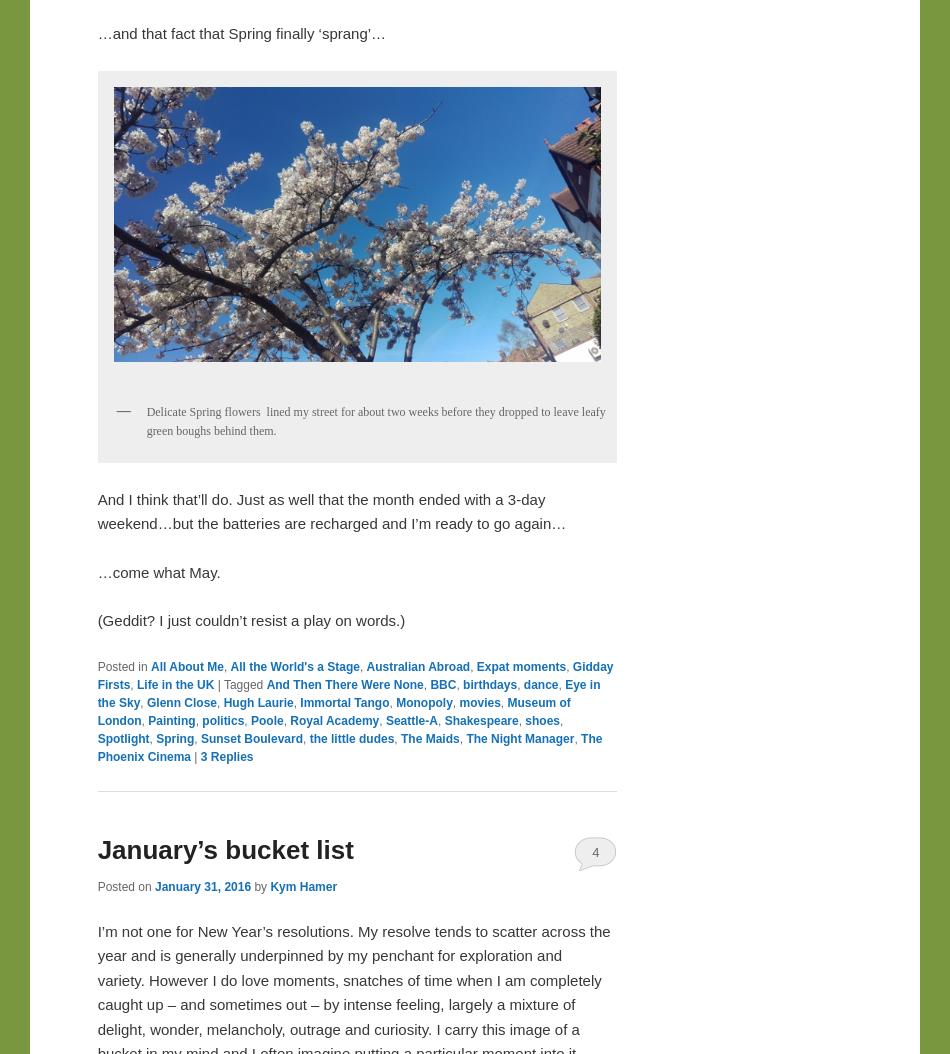 The image size is (950, 1054). What do you see at coordinates (186, 666) in the screenshot?
I see `'All About Me'` at bounding box center [186, 666].